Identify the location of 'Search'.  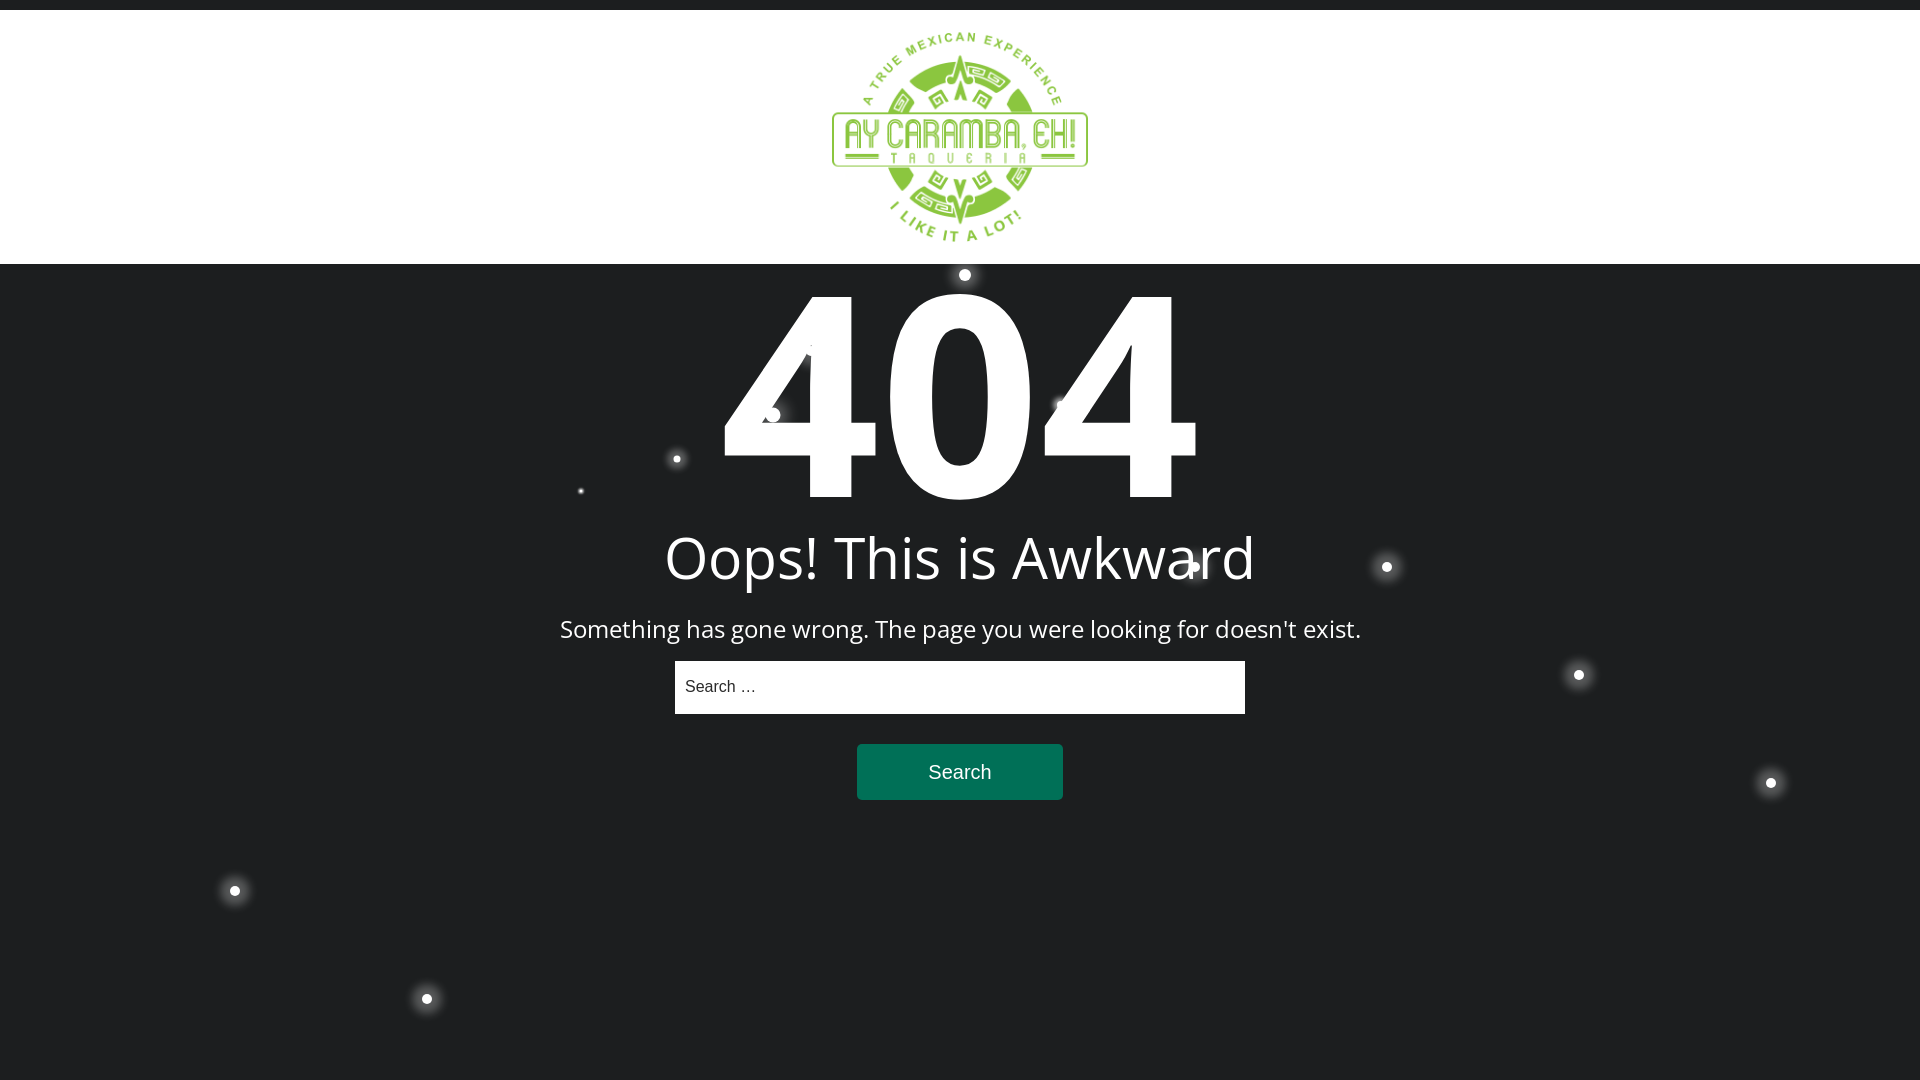
(857, 770).